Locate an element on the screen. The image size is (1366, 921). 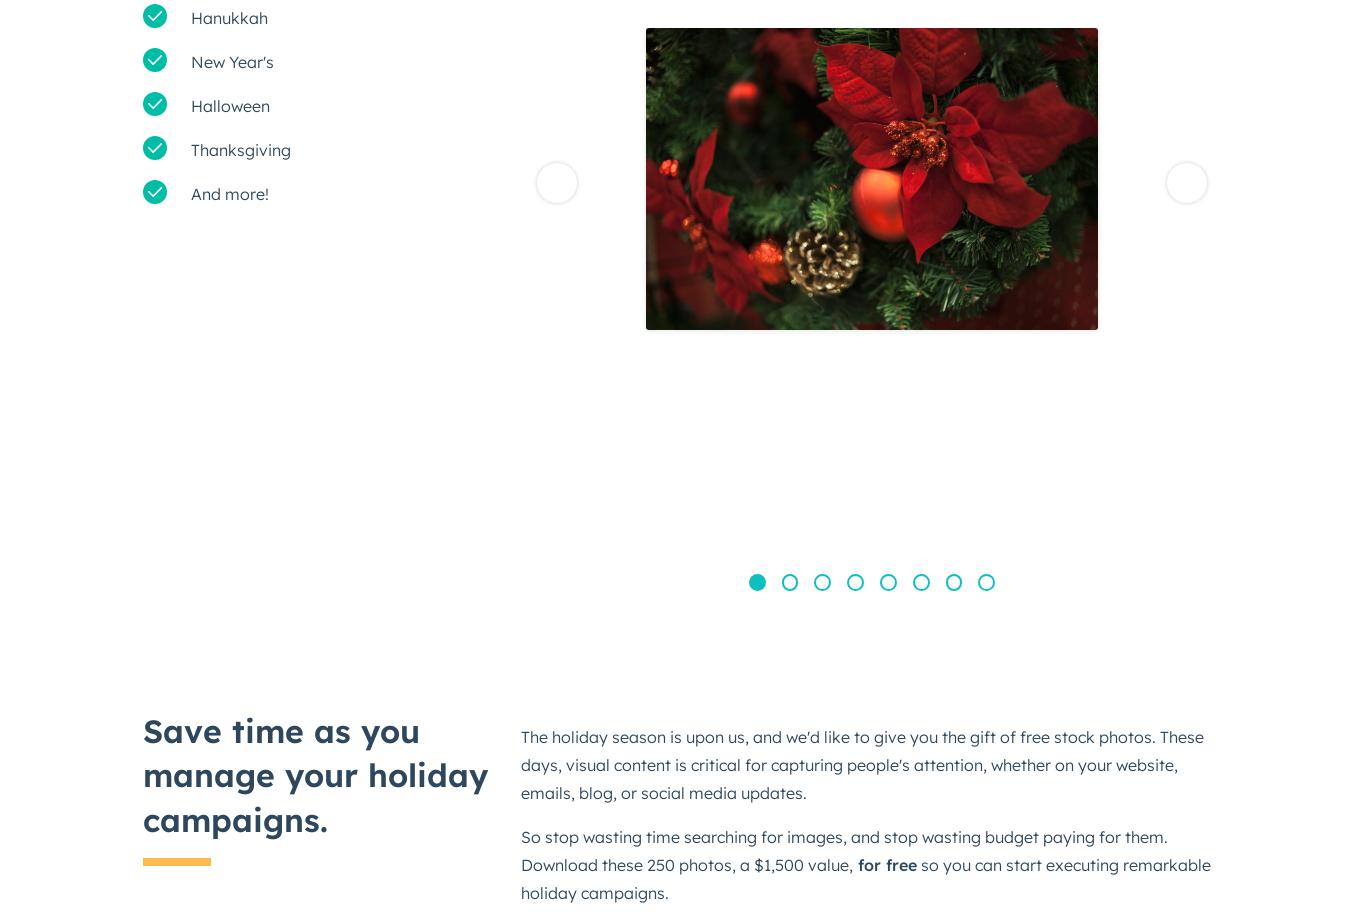
'for free' is located at coordinates (884, 864).